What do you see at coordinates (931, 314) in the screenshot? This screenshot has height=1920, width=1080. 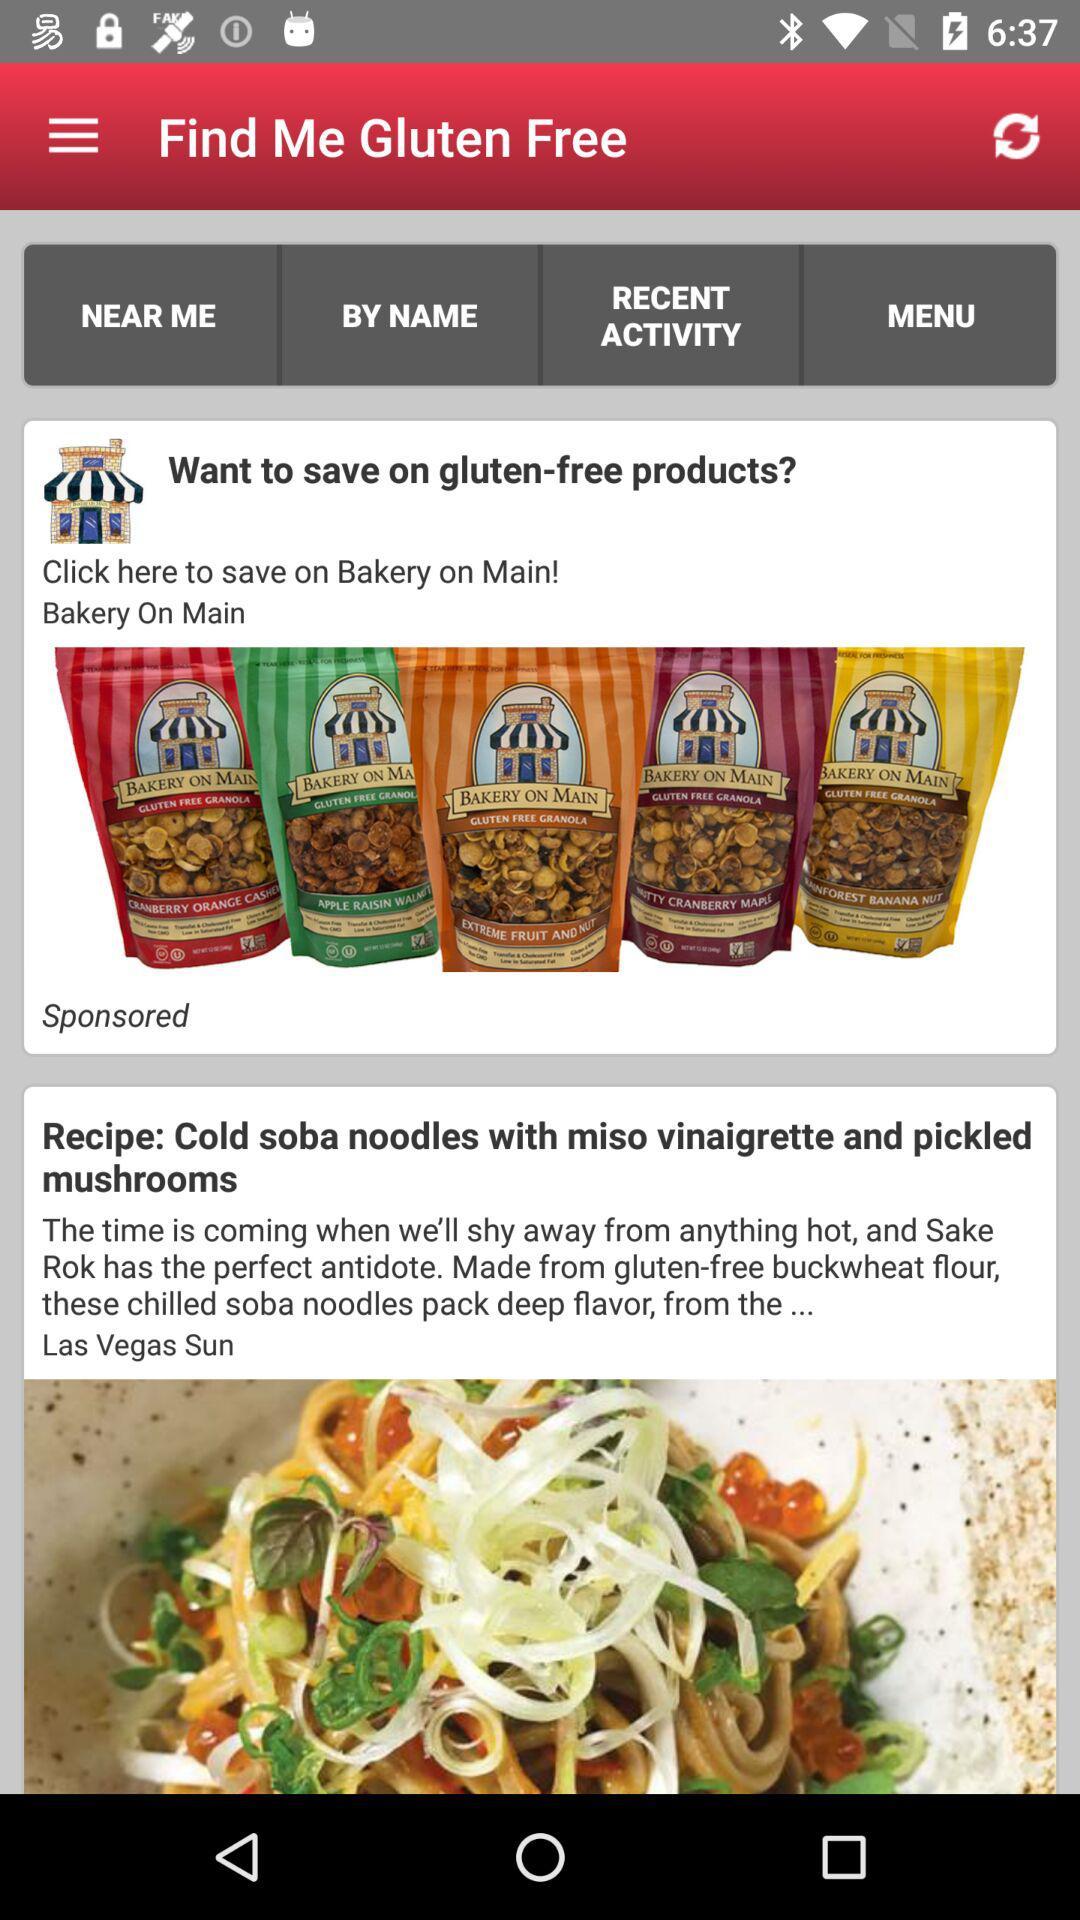 I see `menu` at bounding box center [931, 314].